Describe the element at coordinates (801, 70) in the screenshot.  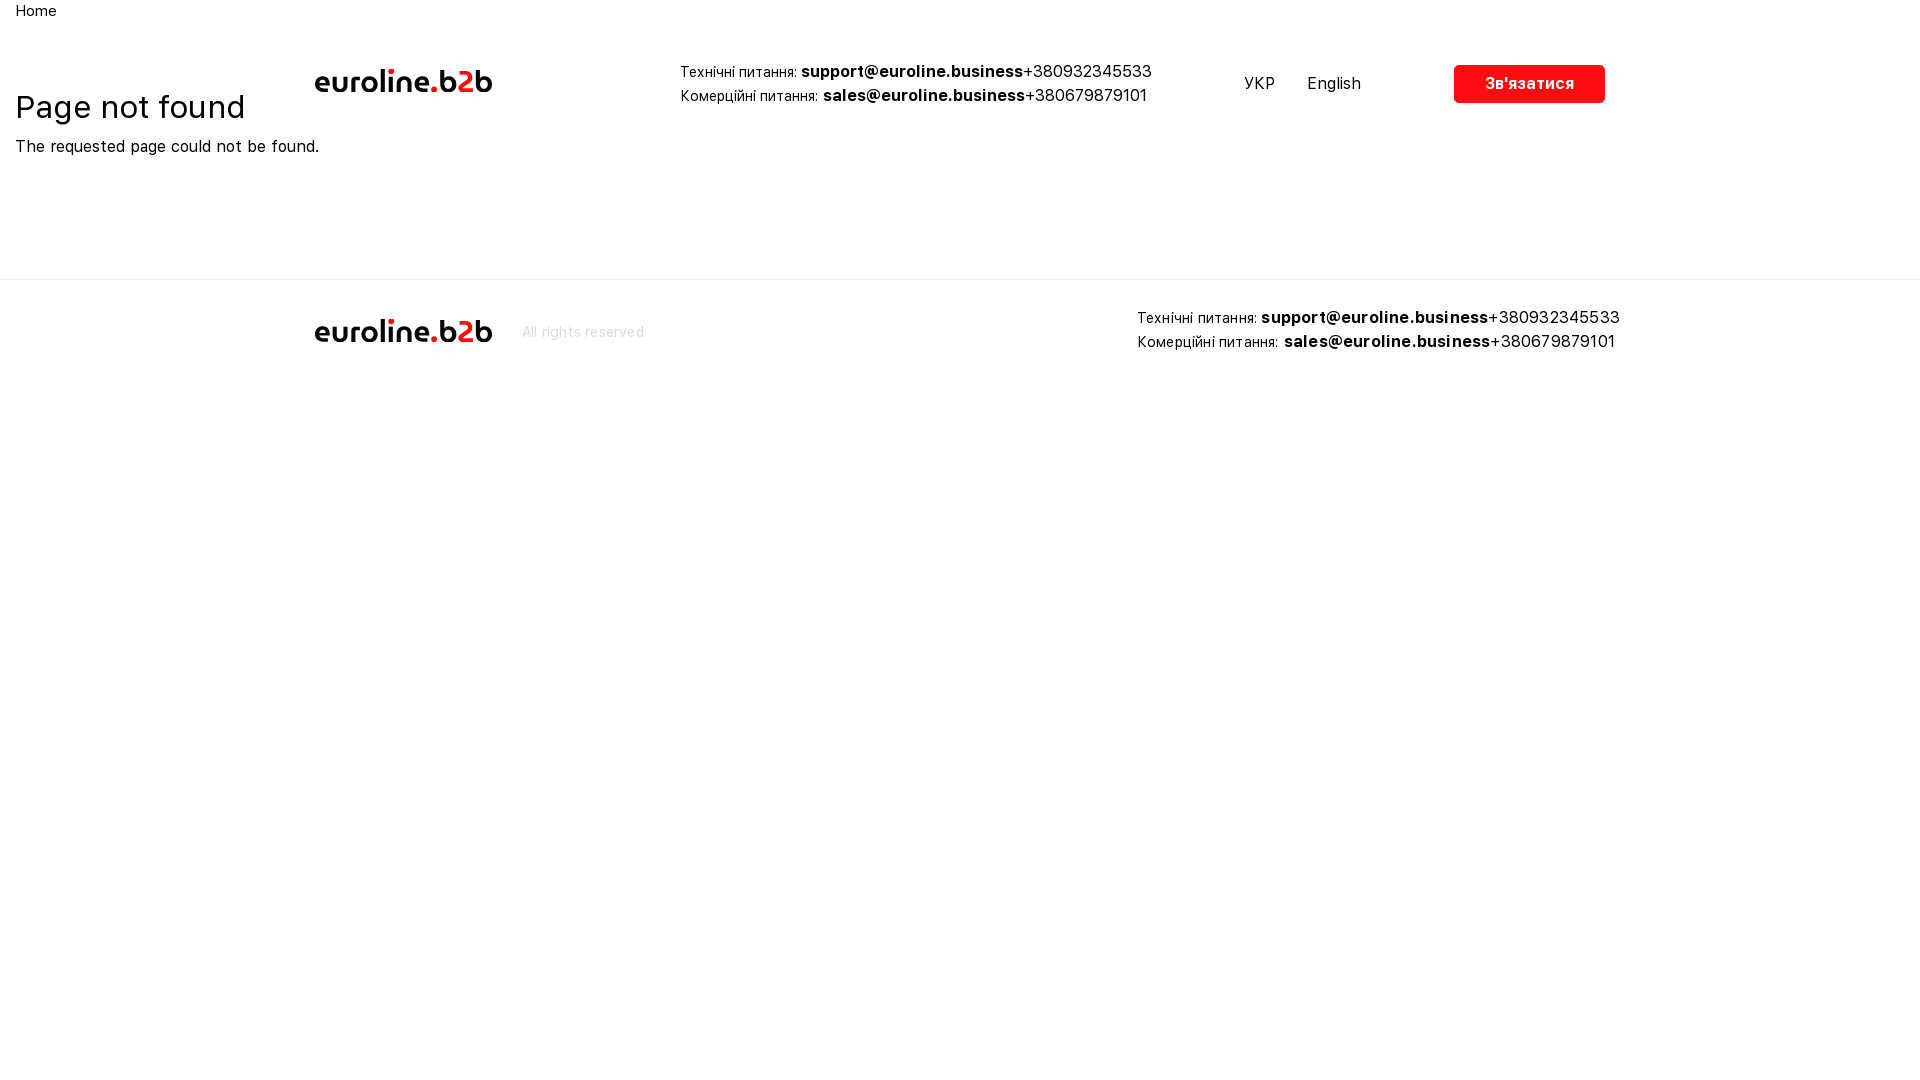
I see `'support@euroline.business'` at that location.